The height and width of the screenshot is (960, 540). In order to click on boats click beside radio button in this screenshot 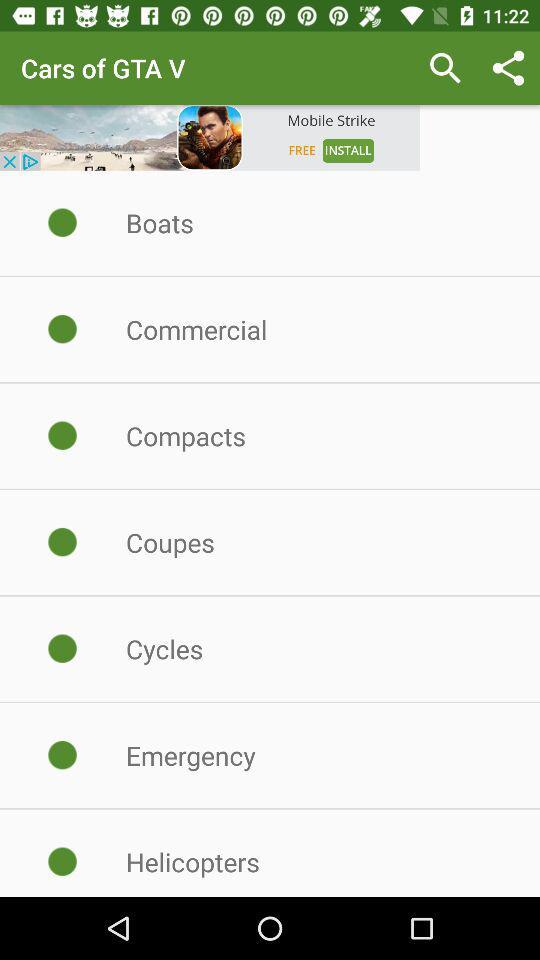, I will do `click(63, 223)`.